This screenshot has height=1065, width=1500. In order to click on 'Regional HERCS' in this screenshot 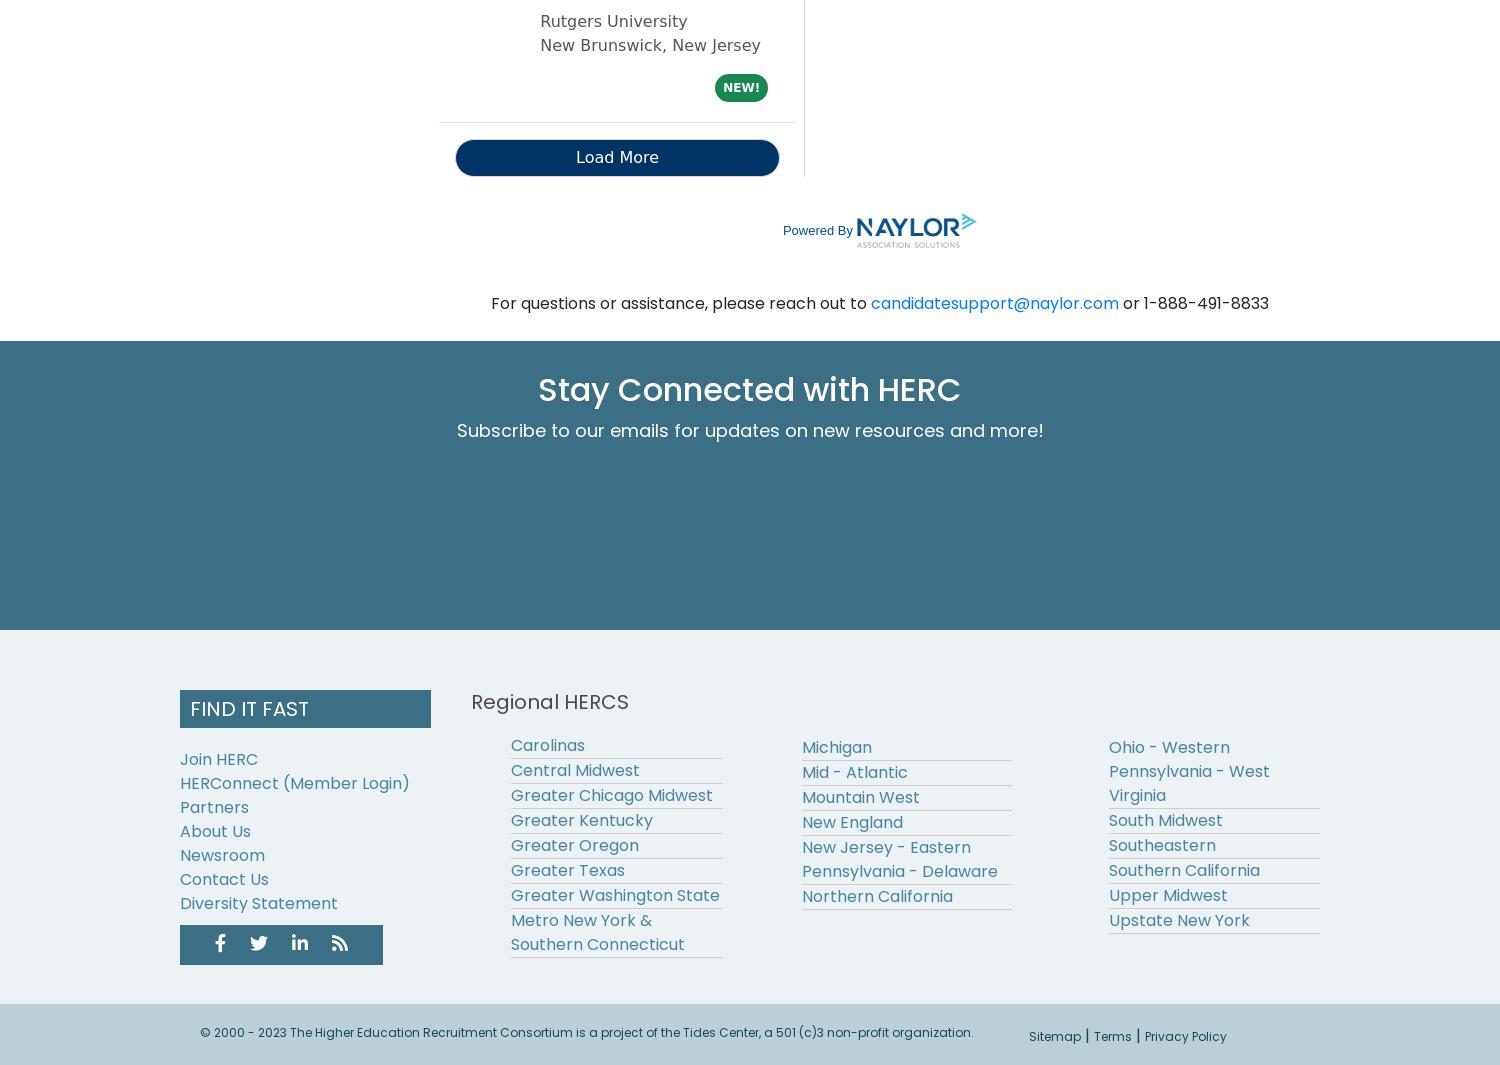, I will do `click(549, 702)`.